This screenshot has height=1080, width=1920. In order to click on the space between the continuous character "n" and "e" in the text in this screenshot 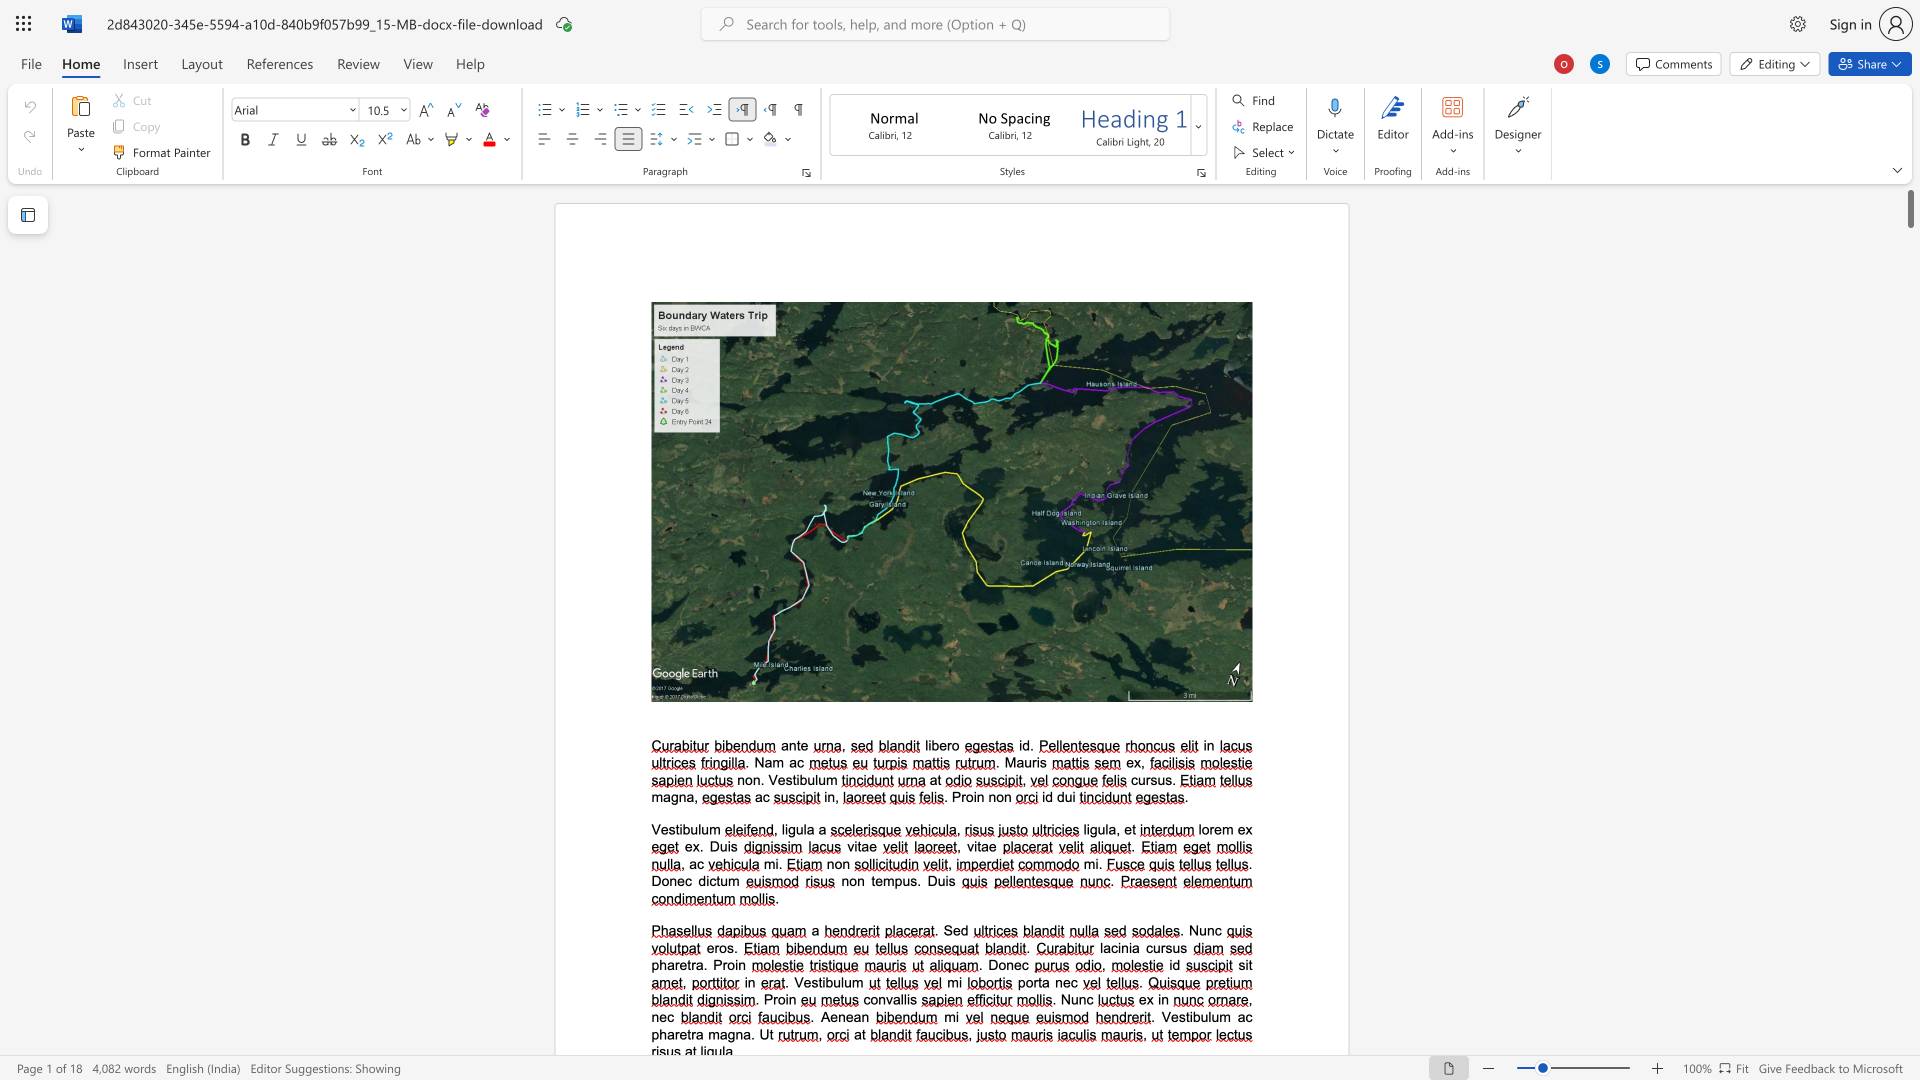, I will do `click(1061, 981)`.